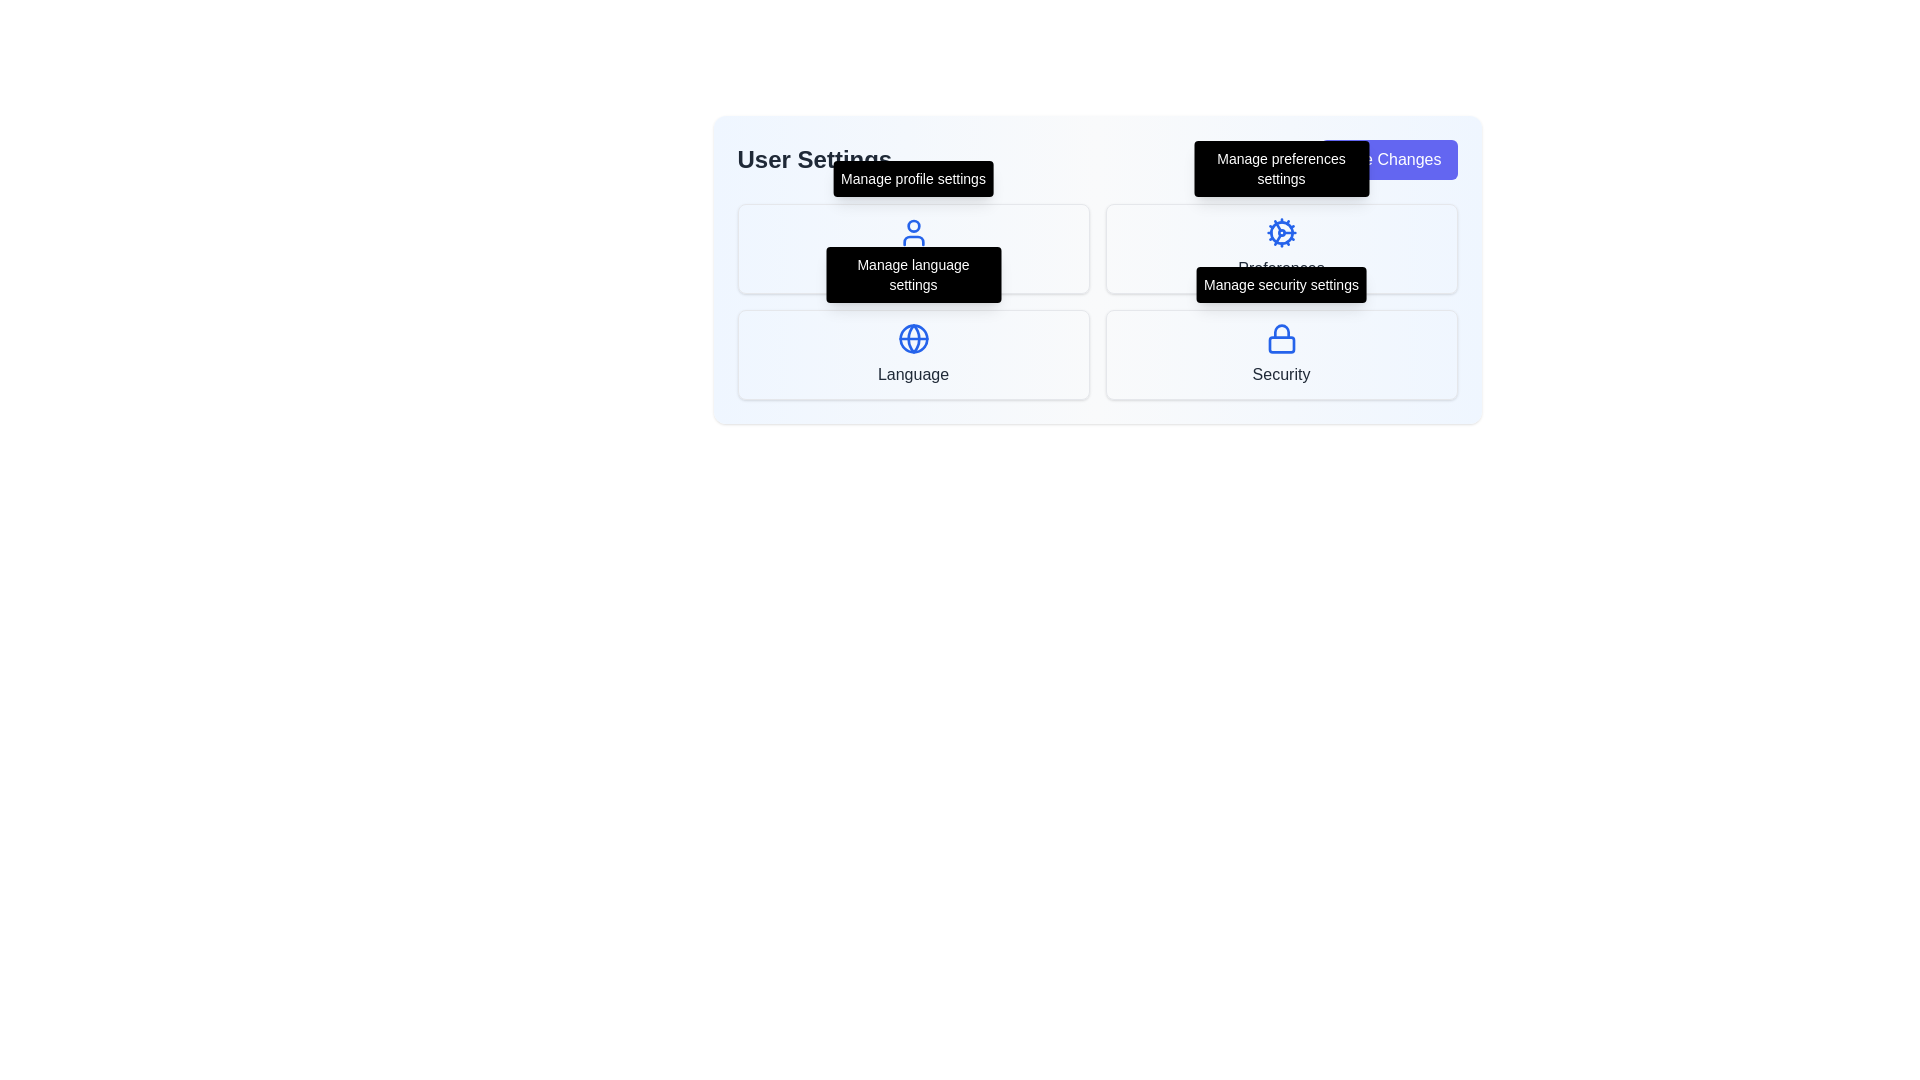  Describe the element at coordinates (1281, 168) in the screenshot. I see `the tooltip with the text 'Manage preferences settings.' which is a rectangular tooltip with rounded corners and a solid black background, appearing above the 'Preferences' button in the 'User Settings' section` at that location.